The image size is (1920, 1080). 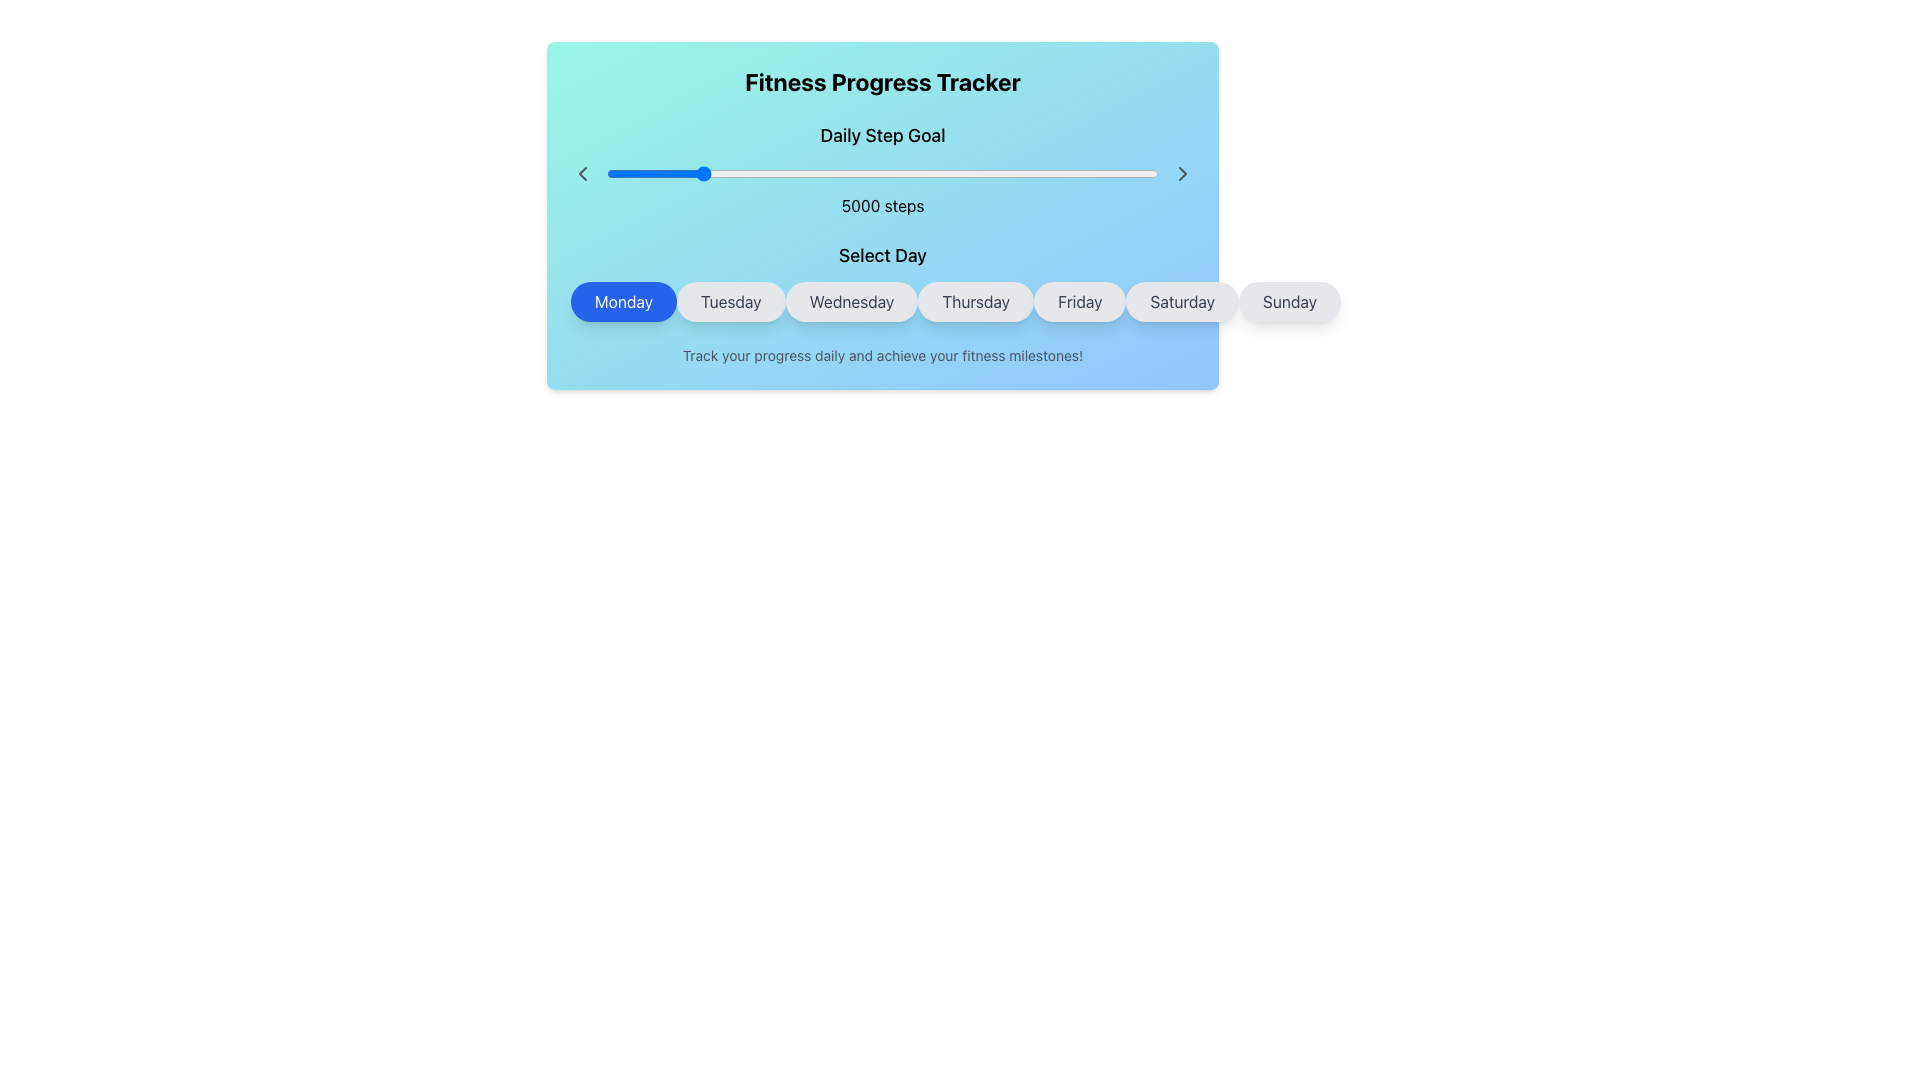 What do you see at coordinates (1079, 301) in the screenshot?
I see `the rectangular button labeled 'Friday', which has rounded corners and a light gray background` at bounding box center [1079, 301].